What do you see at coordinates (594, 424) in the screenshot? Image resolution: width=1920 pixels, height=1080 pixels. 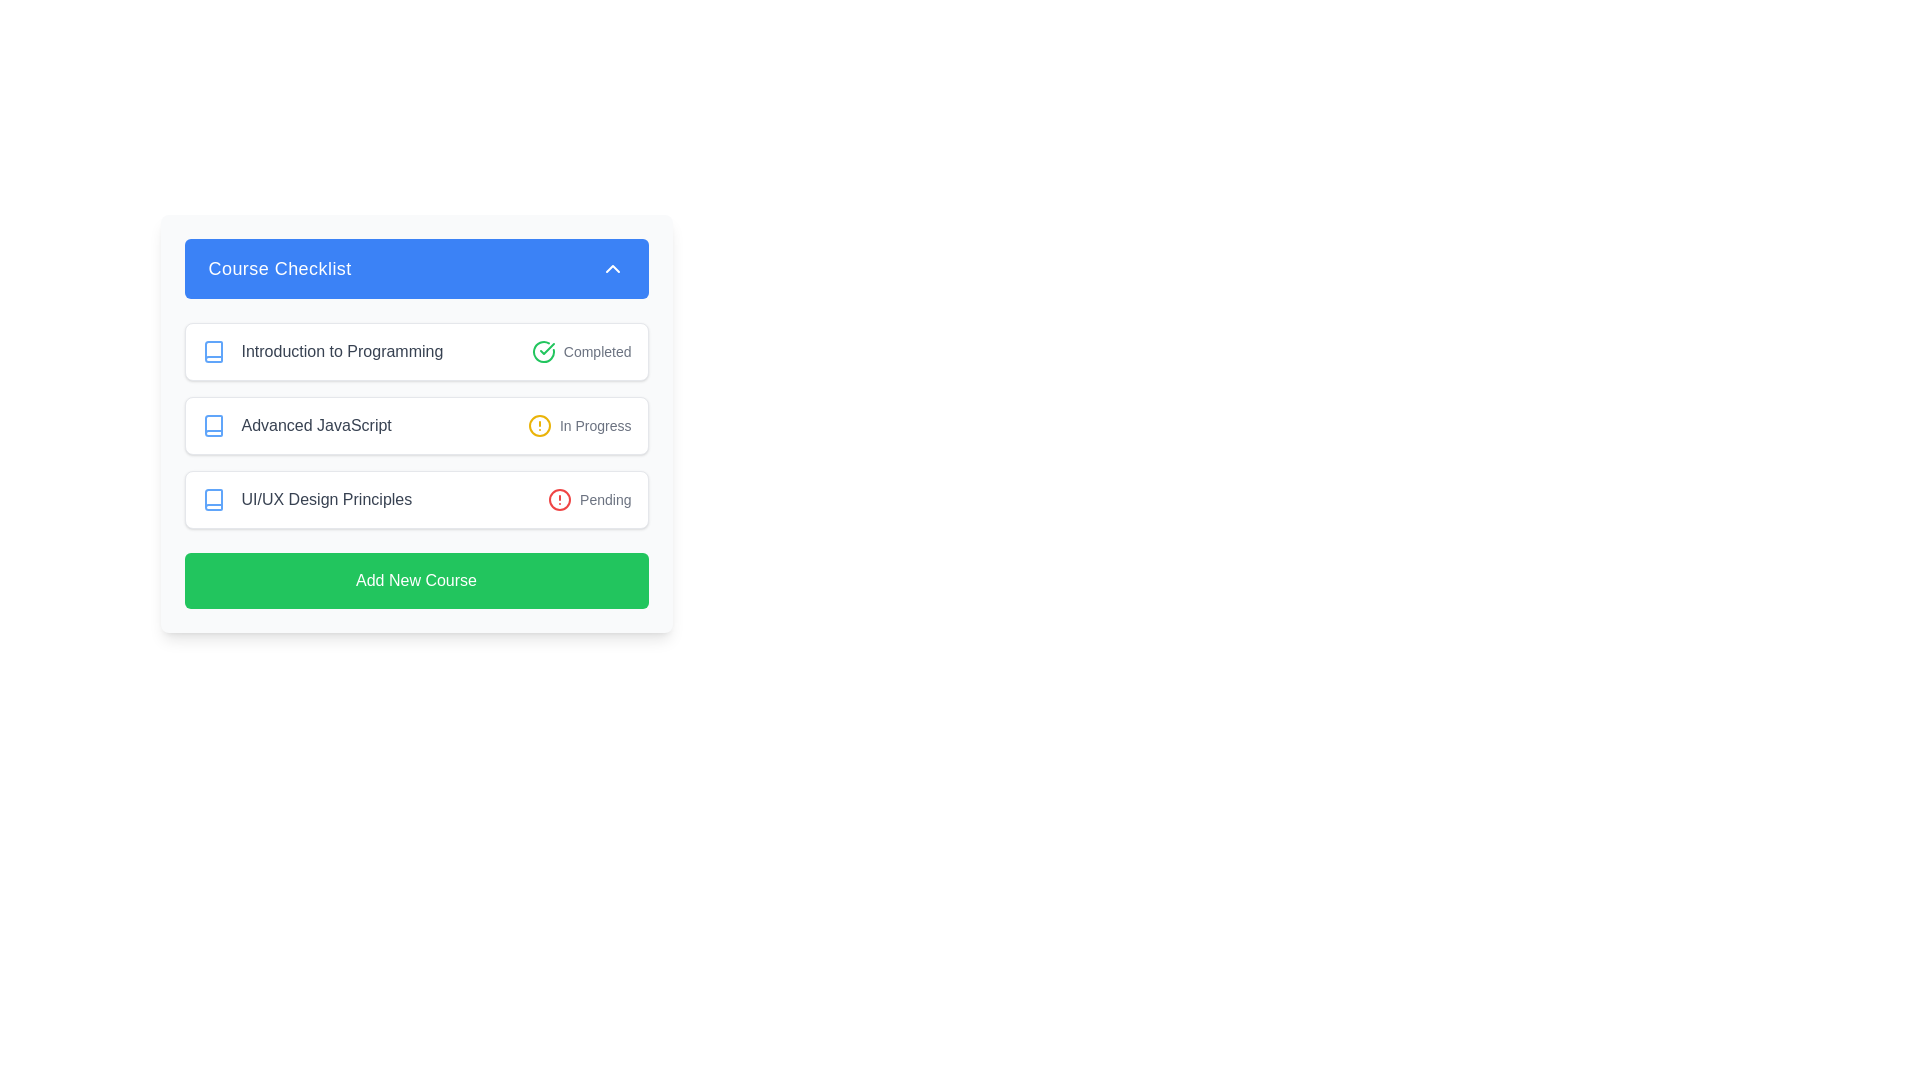 I see `the 'In Progress' label that is gray in color and located to the right of the yellow alert icon in the 'Advanced JavaScript' row` at bounding box center [594, 424].